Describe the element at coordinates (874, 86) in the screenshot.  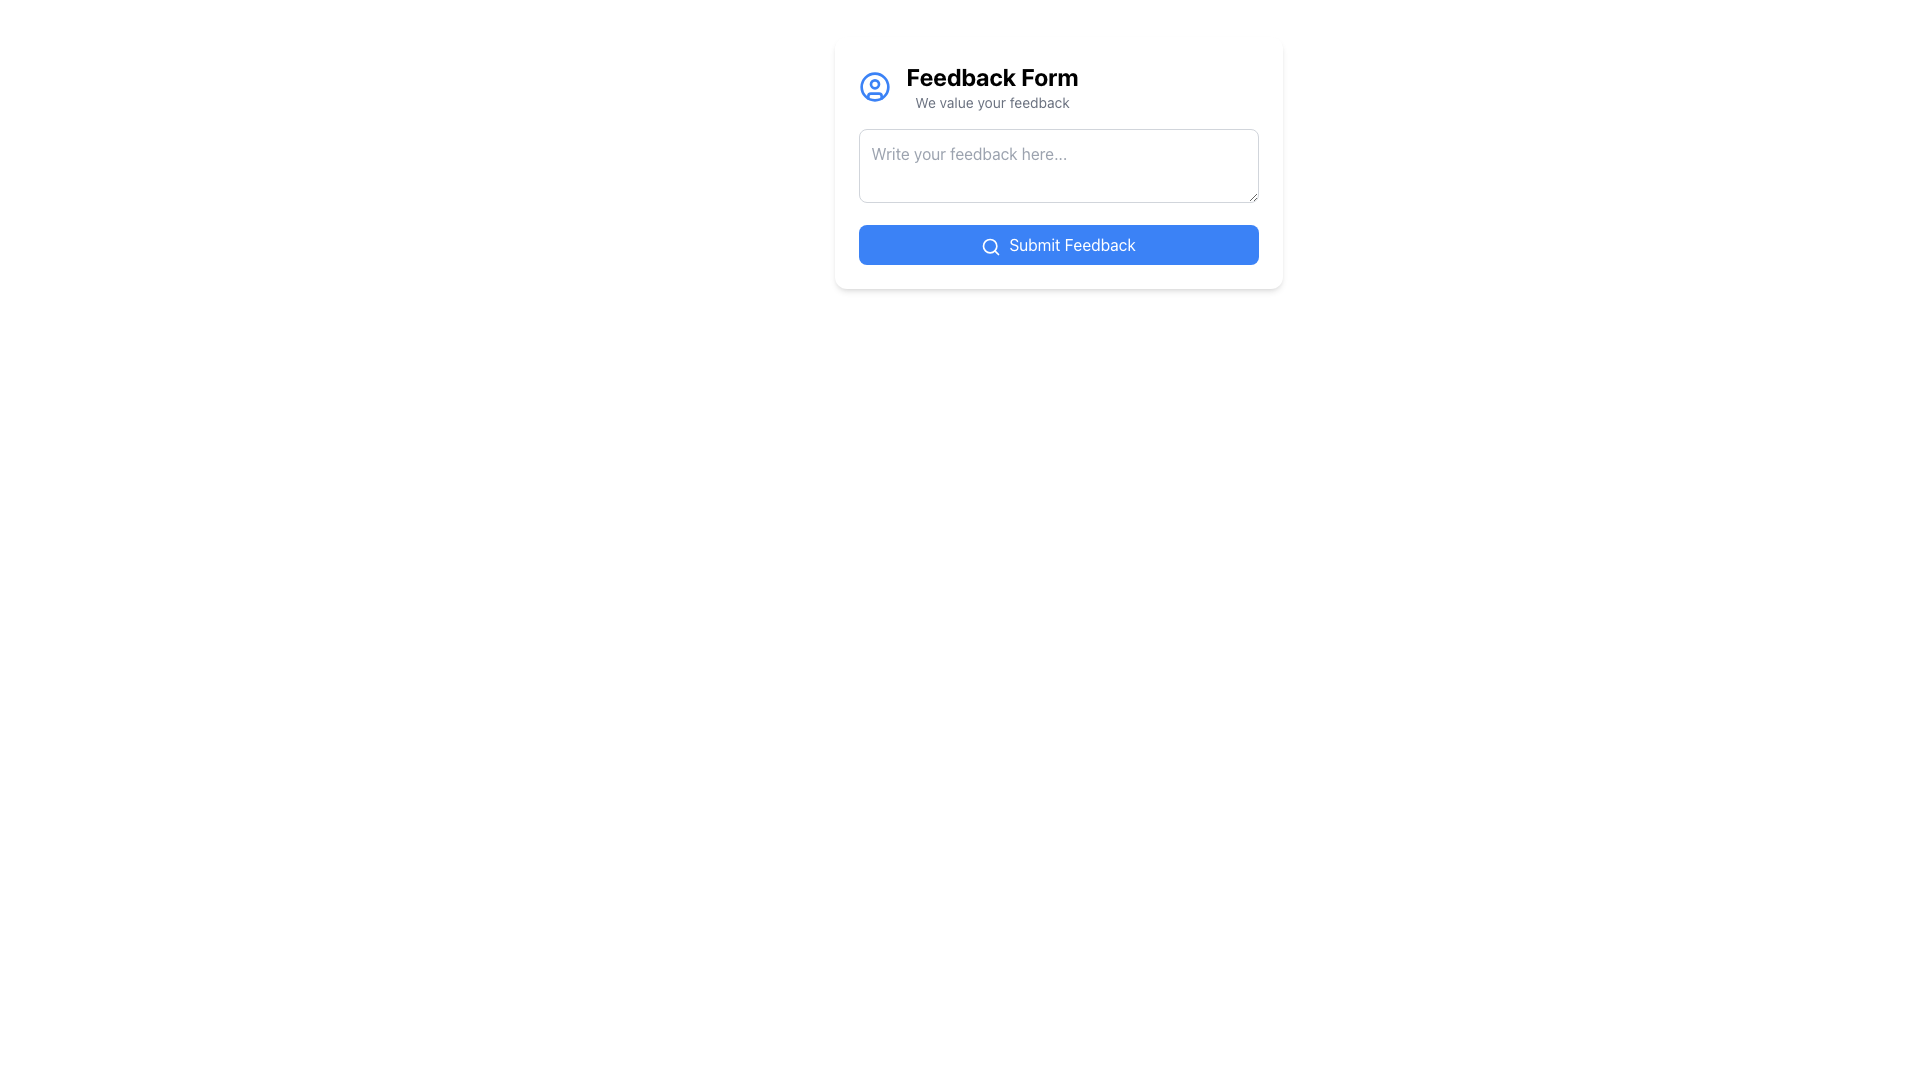
I see `the user profile icon represented by the SVG circle element located above the title 'Feedback Form'` at that location.